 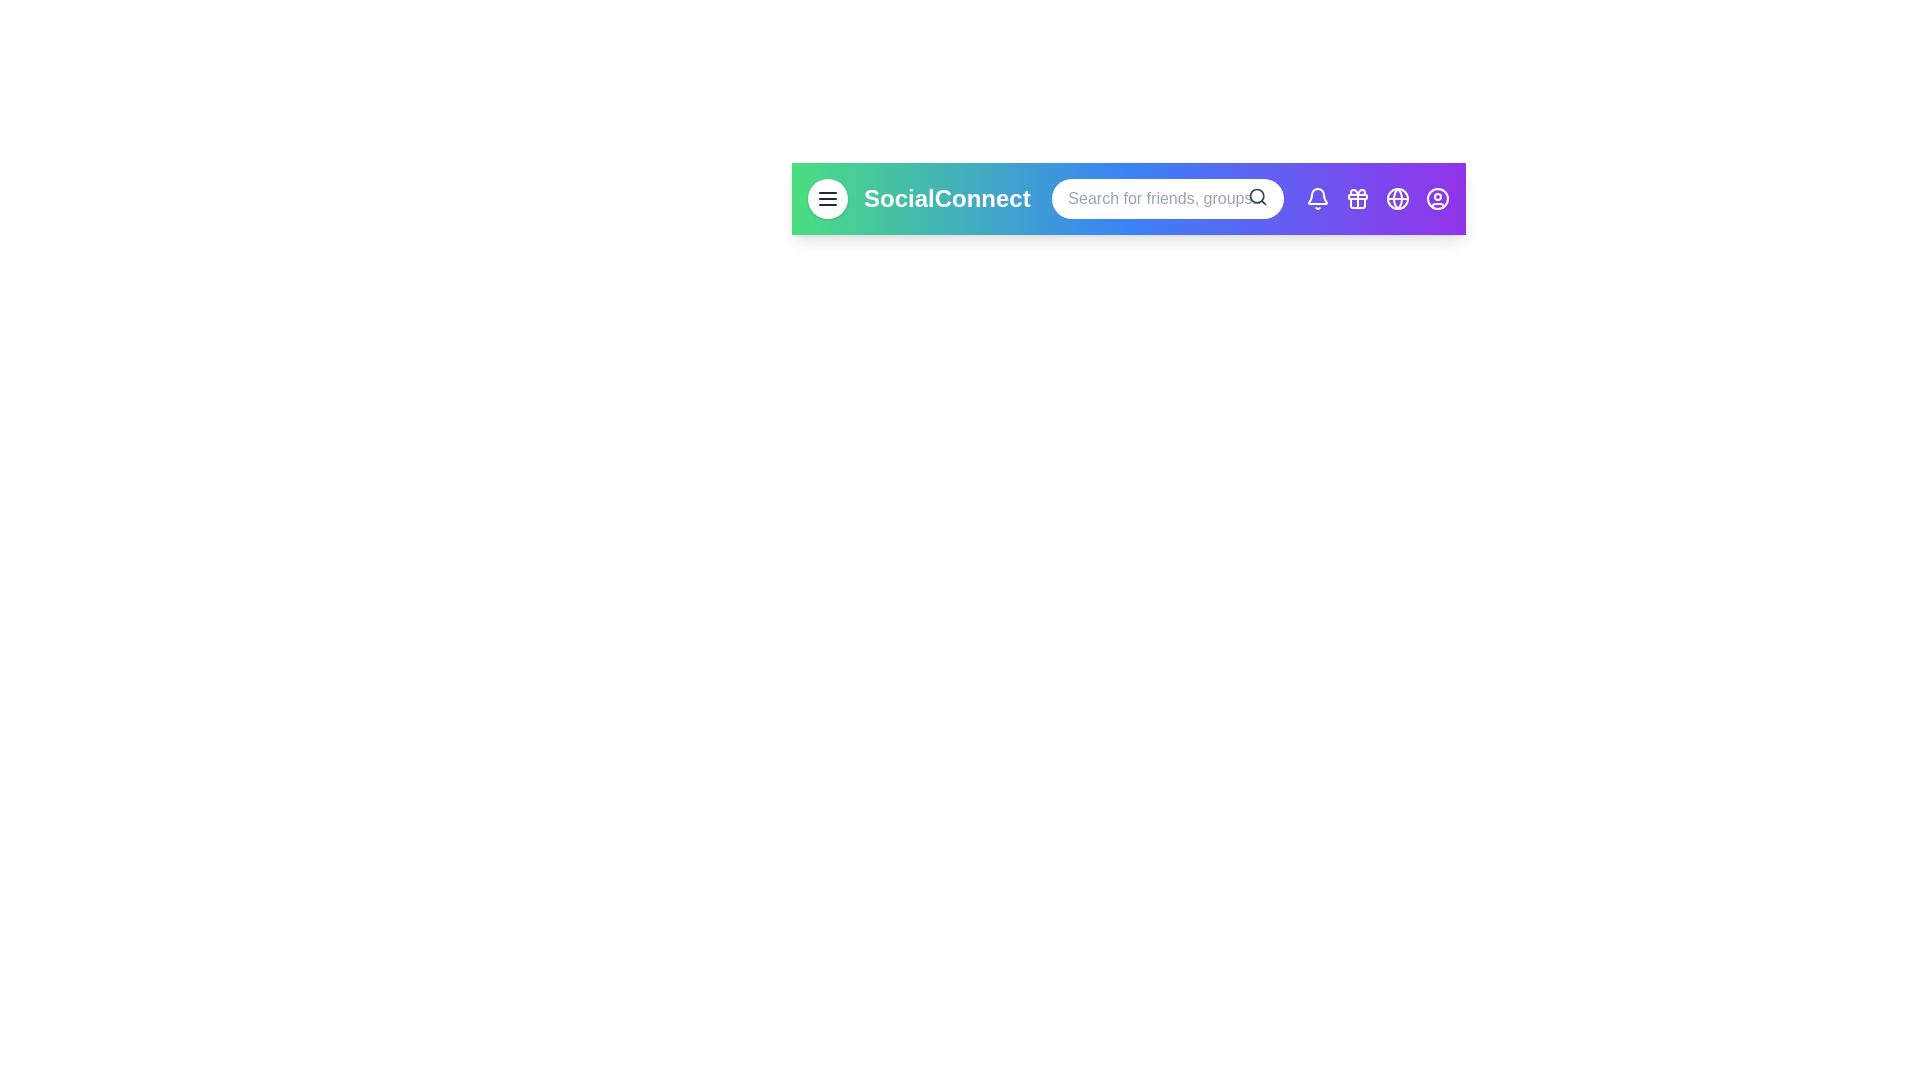 What do you see at coordinates (1396, 199) in the screenshot?
I see `the globe button to access the respective functionality` at bounding box center [1396, 199].